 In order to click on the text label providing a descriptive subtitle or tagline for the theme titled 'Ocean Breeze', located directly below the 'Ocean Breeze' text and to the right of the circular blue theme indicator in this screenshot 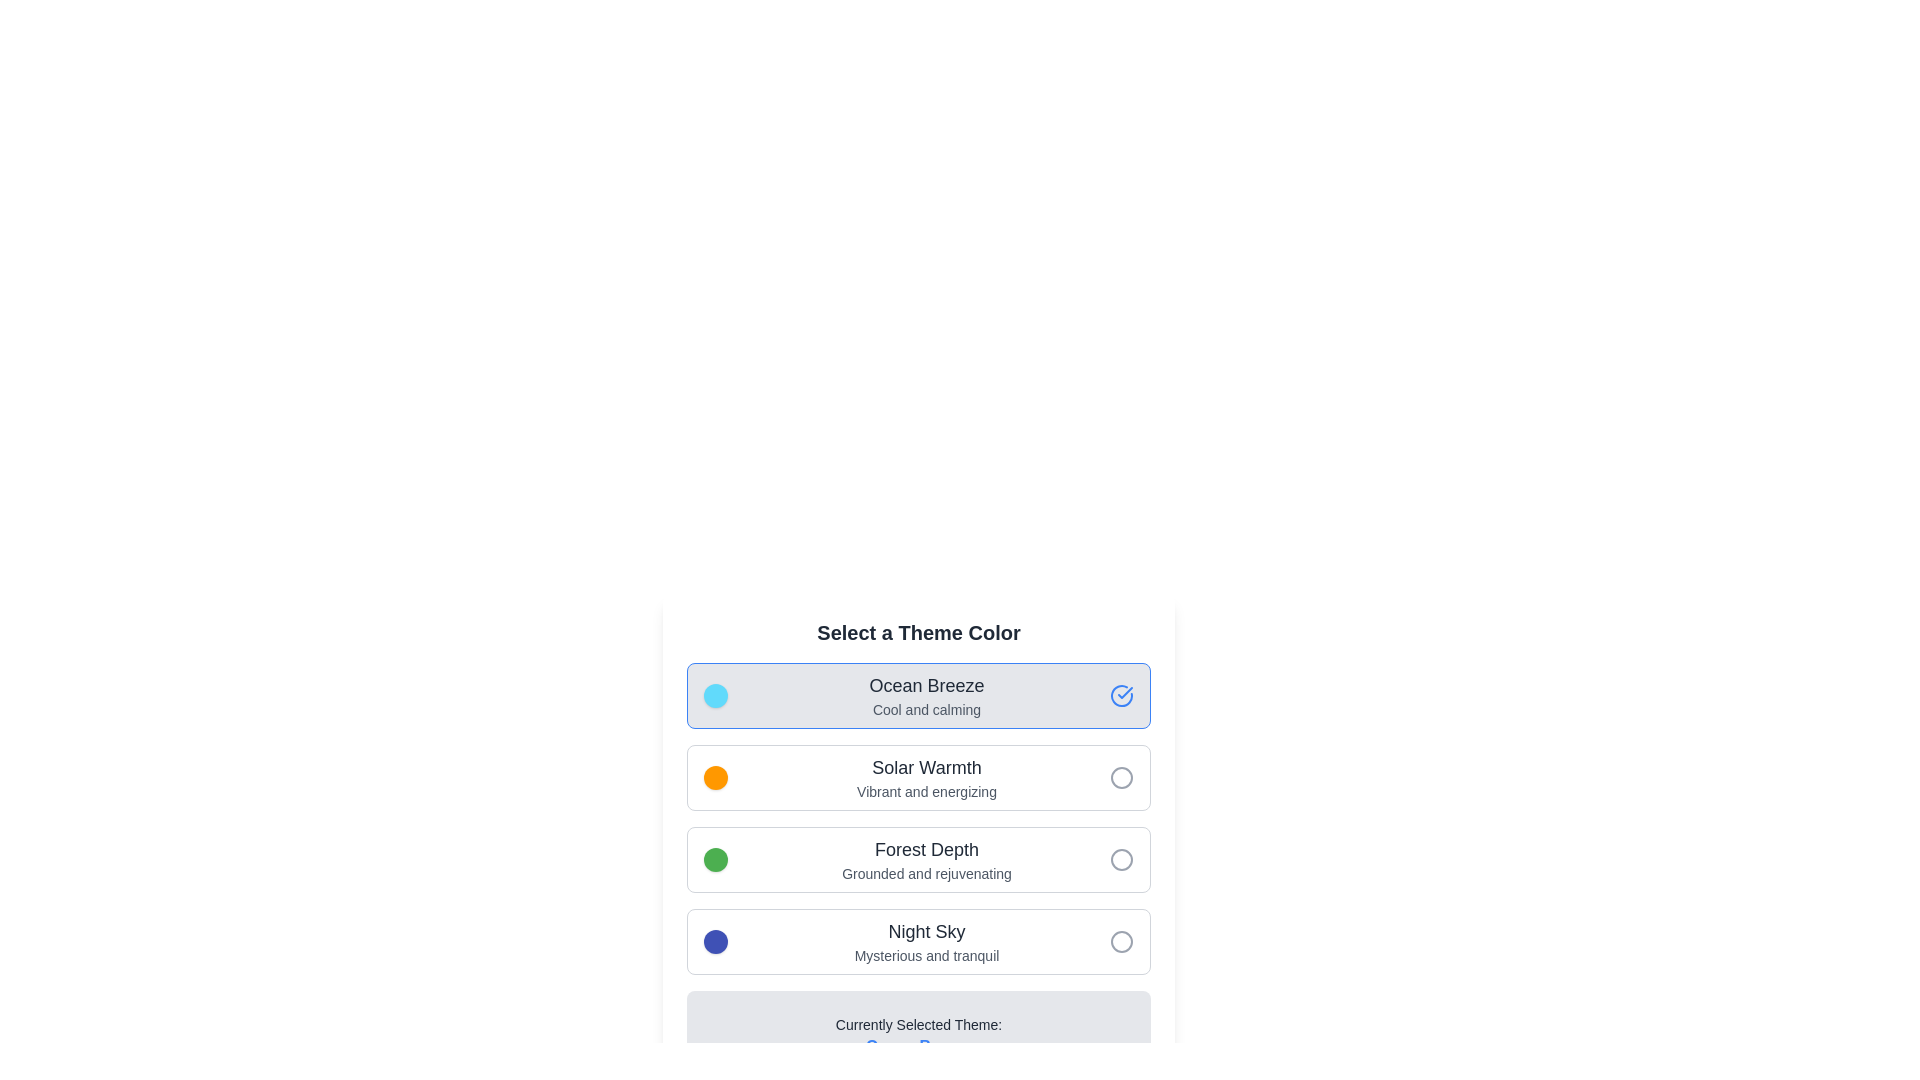, I will do `click(925, 708)`.